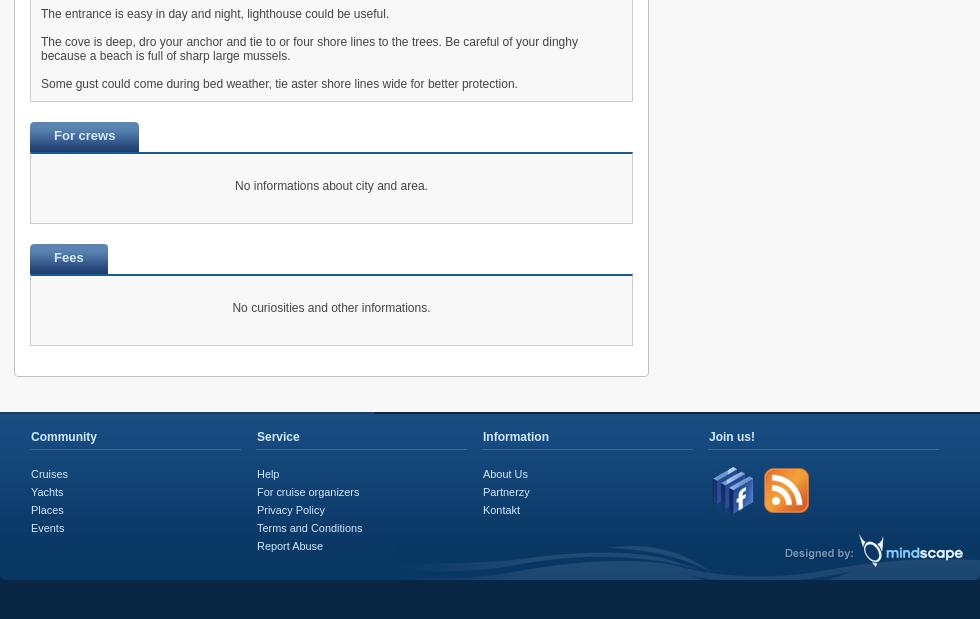 Image resolution: width=980 pixels, height=619 pixels. I want to click on 'Cruises', so click(49, 473).